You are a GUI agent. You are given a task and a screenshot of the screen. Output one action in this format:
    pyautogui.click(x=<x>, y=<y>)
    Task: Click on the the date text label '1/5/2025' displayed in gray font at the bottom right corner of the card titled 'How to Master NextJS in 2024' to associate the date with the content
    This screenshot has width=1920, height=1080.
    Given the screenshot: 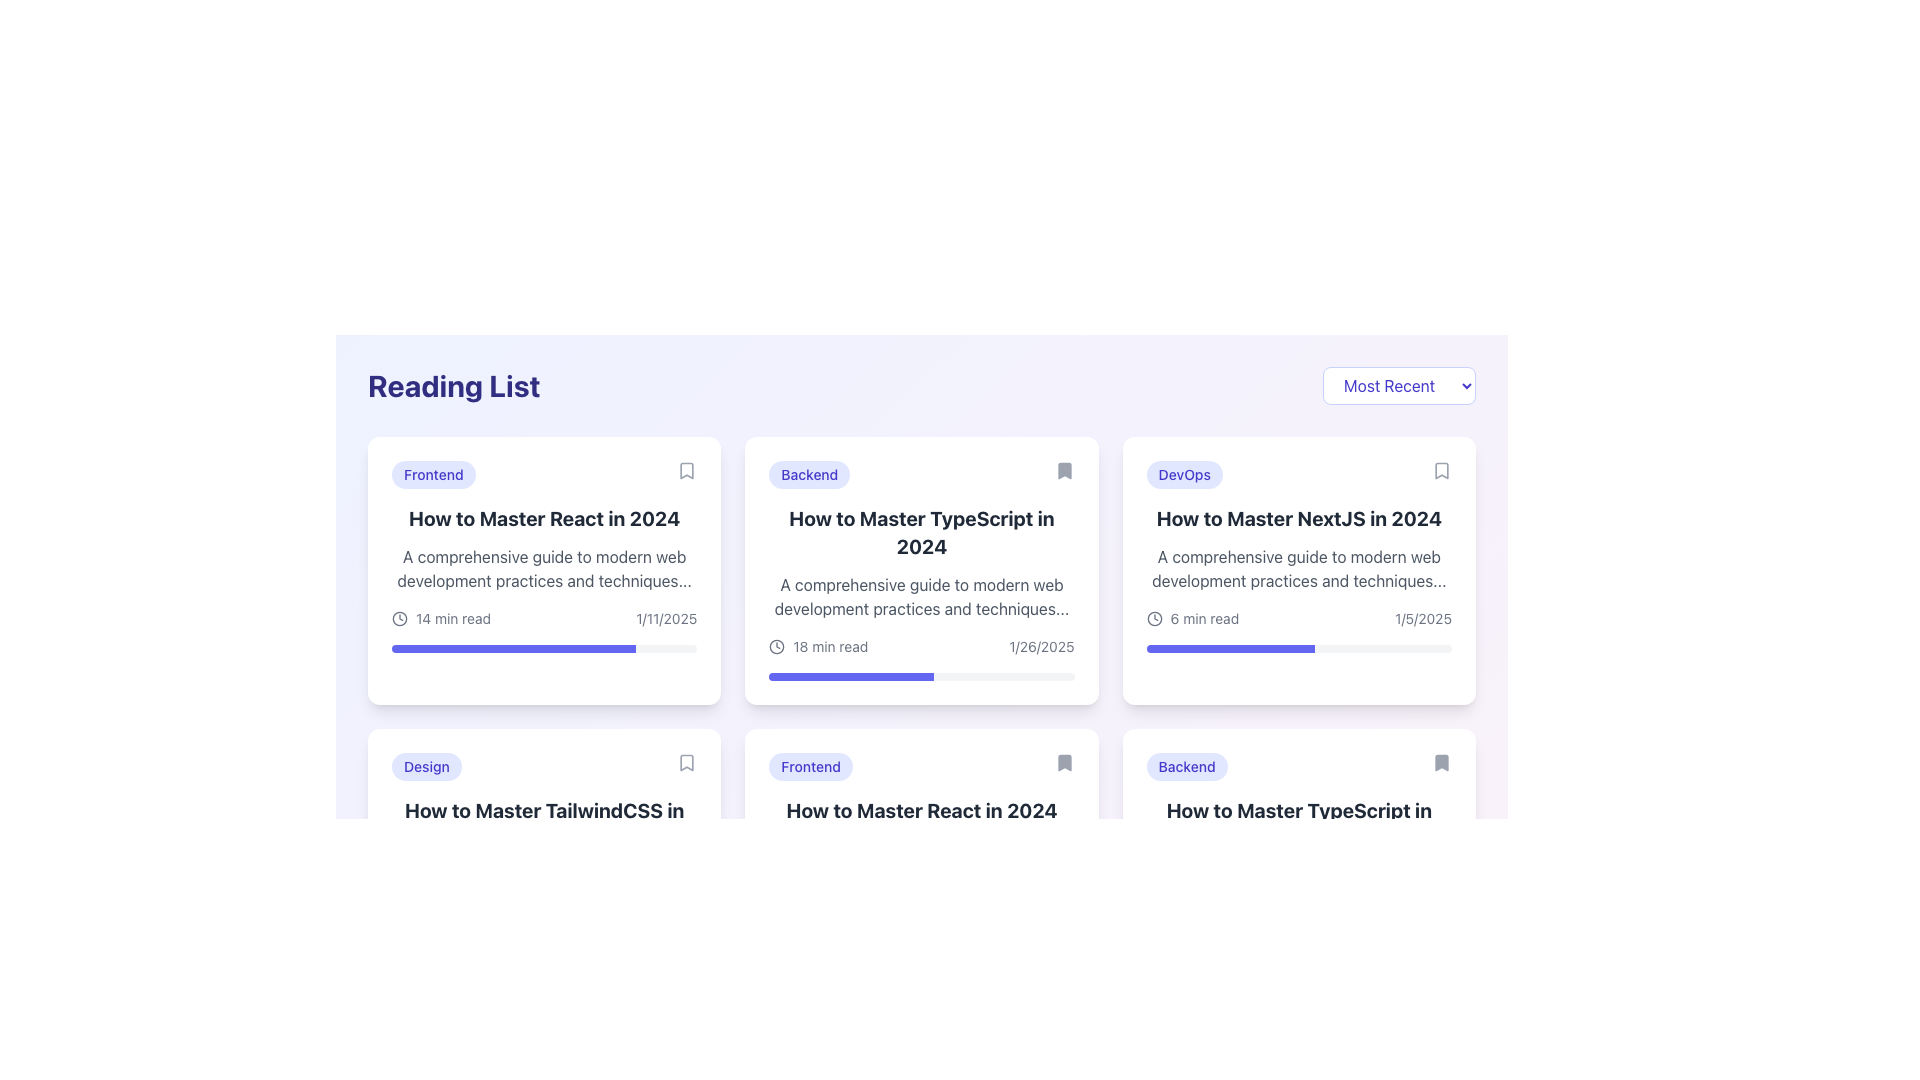 What is the action you would take?
    pyautogui.click(x=1422, y=617)
    